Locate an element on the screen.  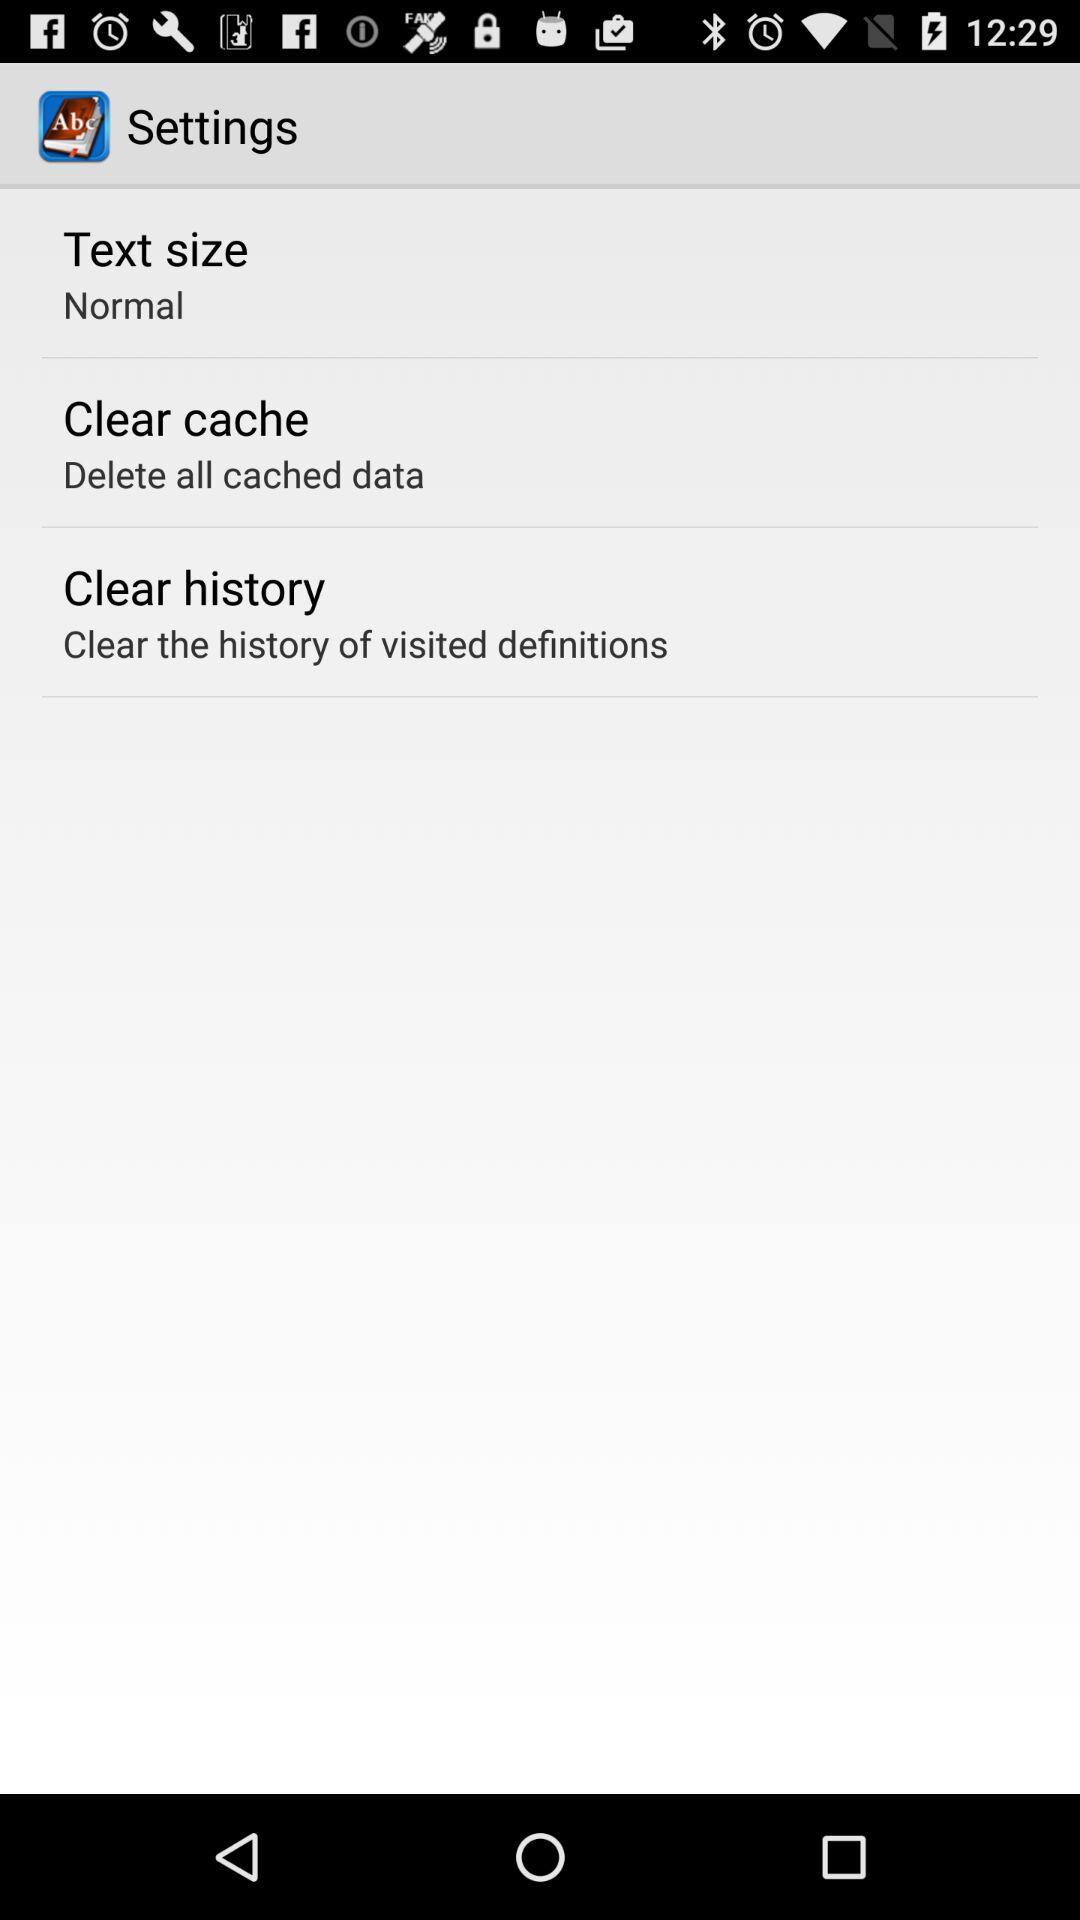
delete all cached icon is located at coordinates (243, 473).